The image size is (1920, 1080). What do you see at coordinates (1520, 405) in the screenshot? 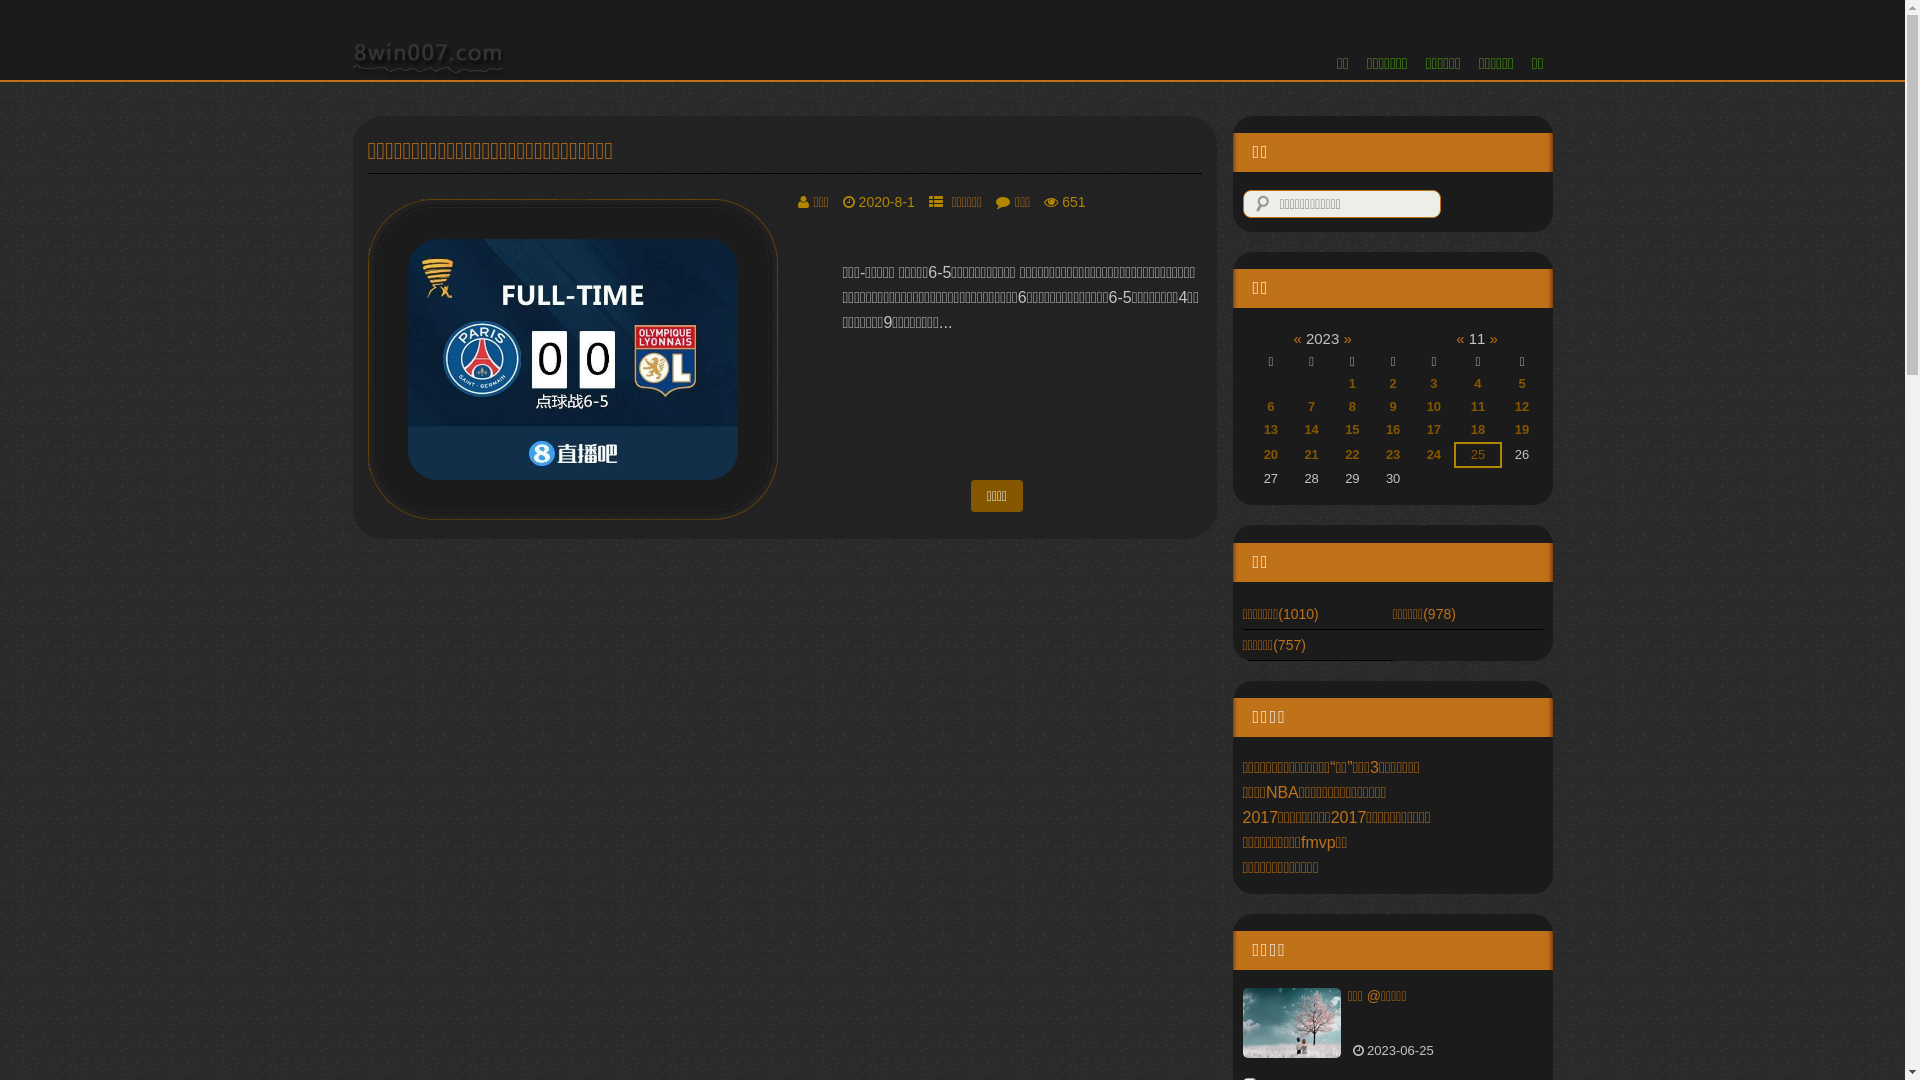
I see `'12'` at bounding box center [1520, 405].